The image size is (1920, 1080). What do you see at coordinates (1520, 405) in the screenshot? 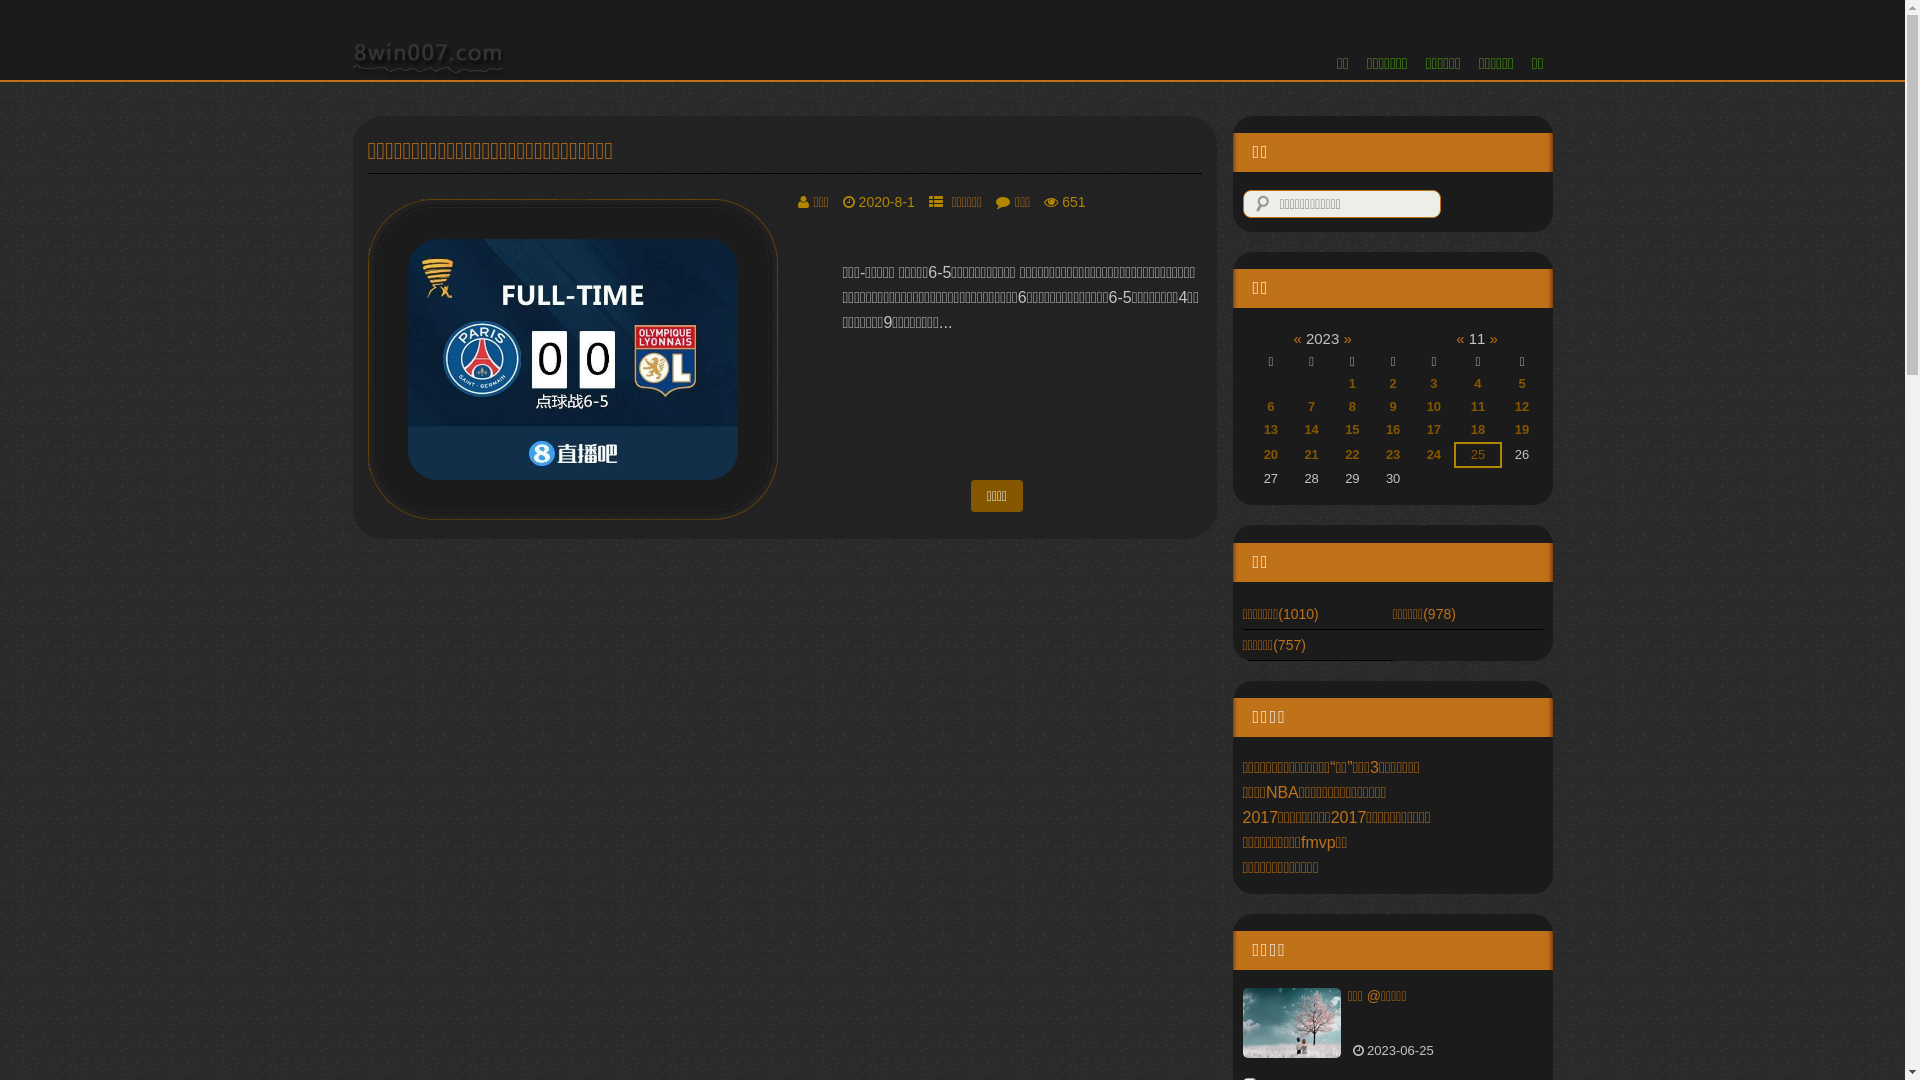
I see `'12'` at bounding box center [1520, 405].